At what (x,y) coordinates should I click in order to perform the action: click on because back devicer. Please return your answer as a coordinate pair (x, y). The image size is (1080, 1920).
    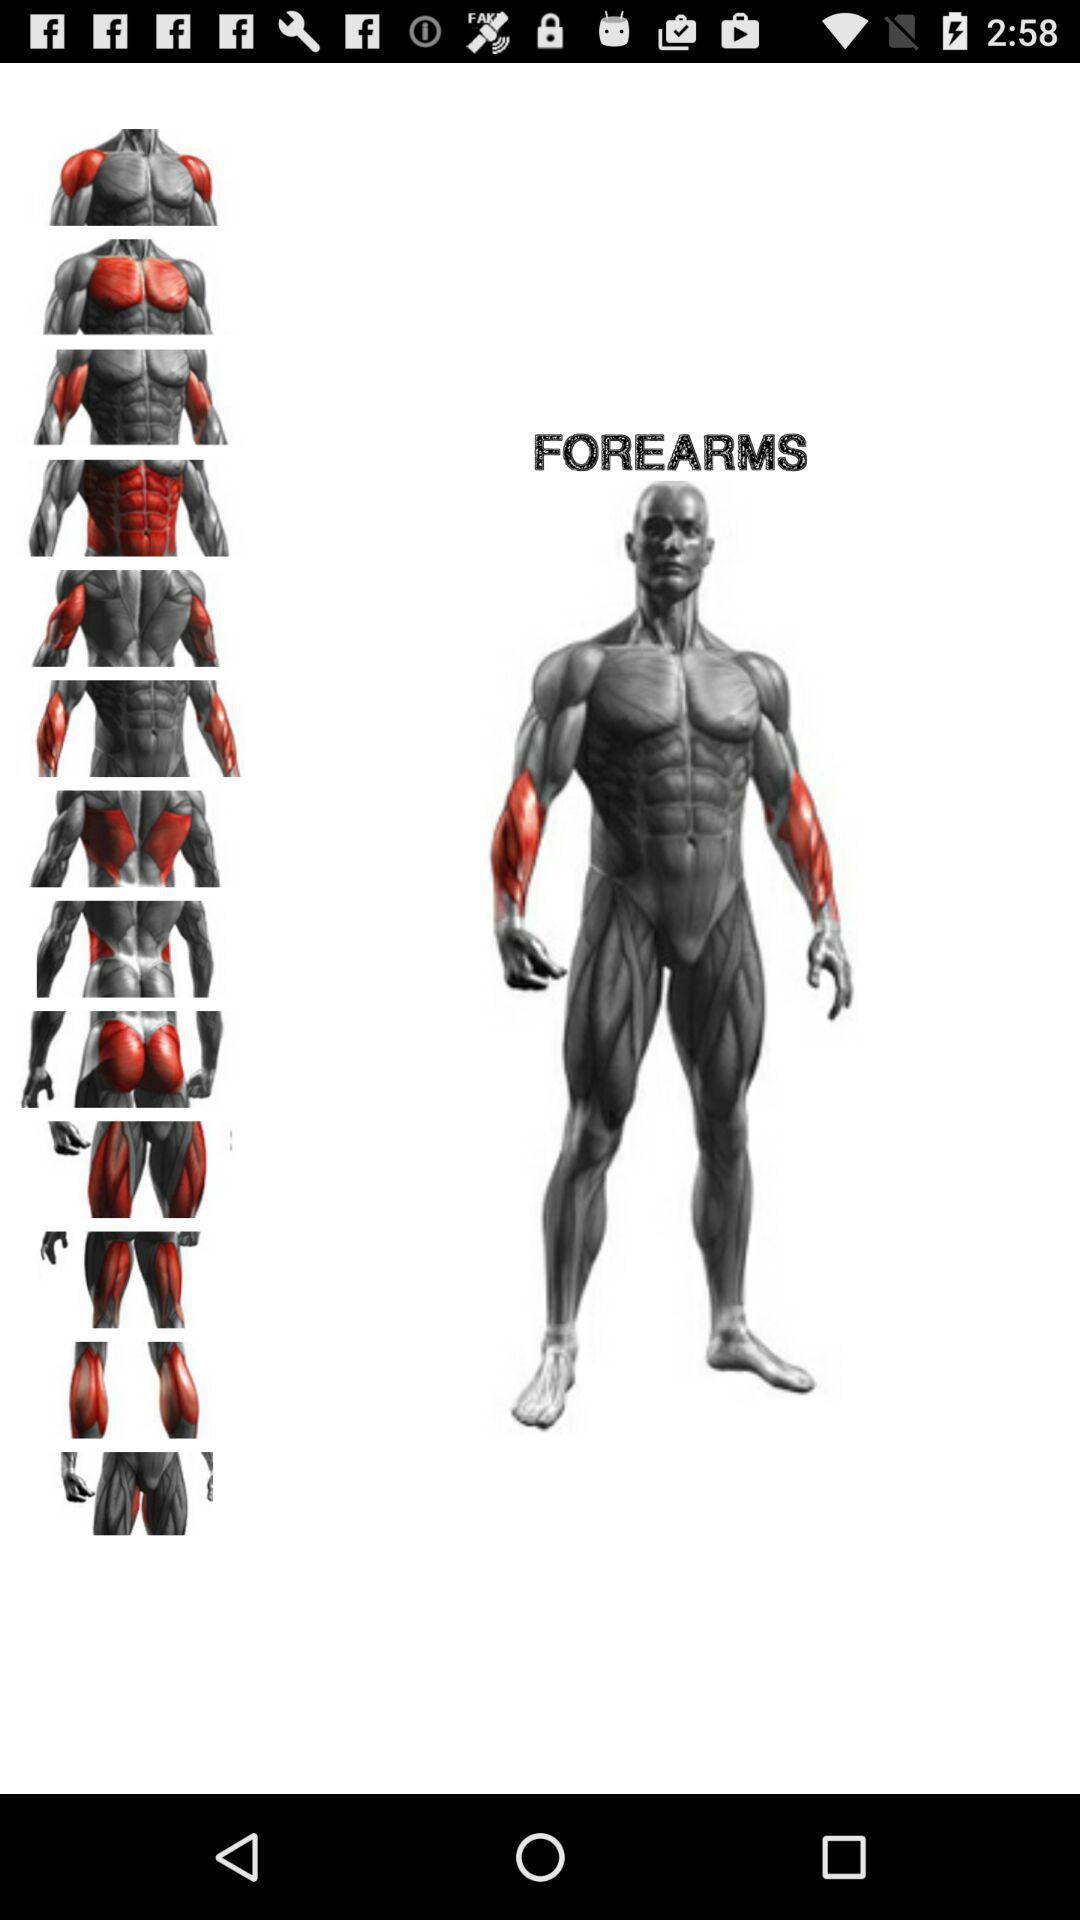
    Looking at the image, I should click on (131, 720).